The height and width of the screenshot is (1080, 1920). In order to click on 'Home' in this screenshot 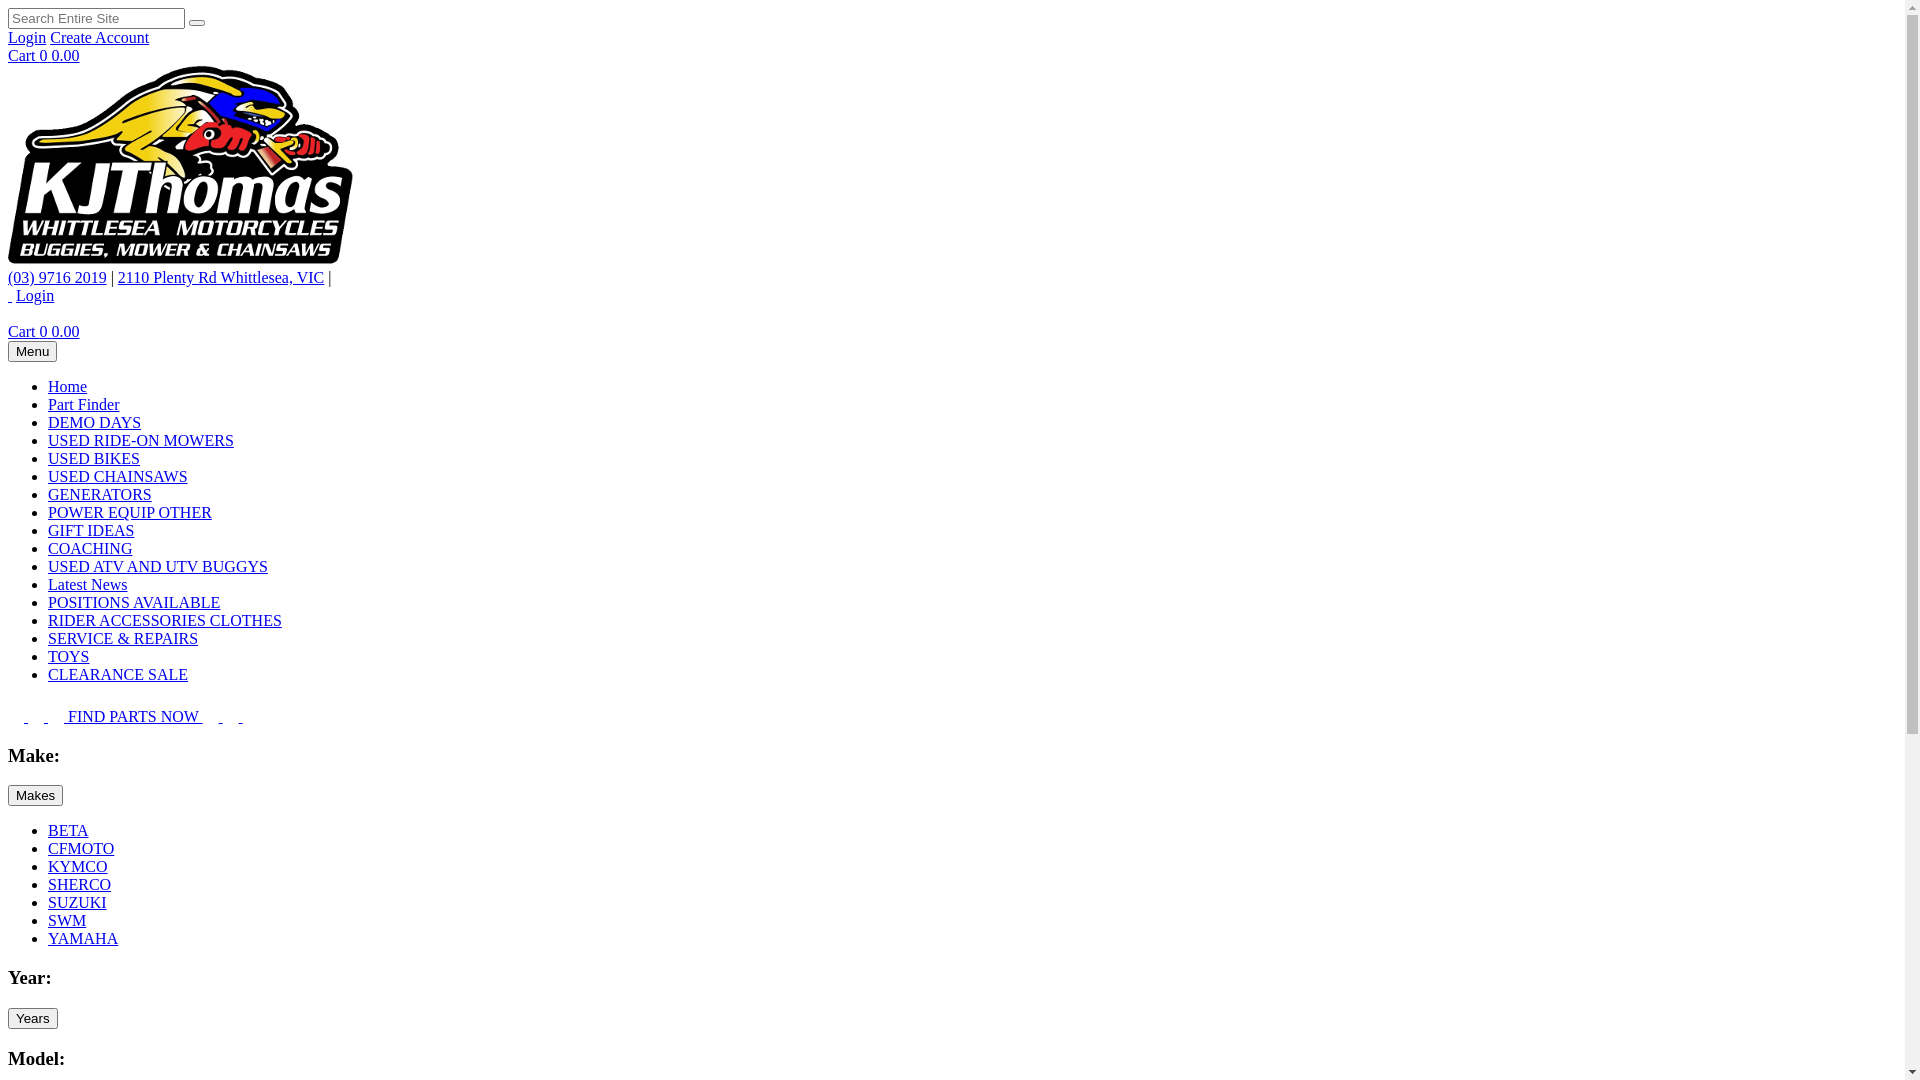, I will do `click(67, 386)`.